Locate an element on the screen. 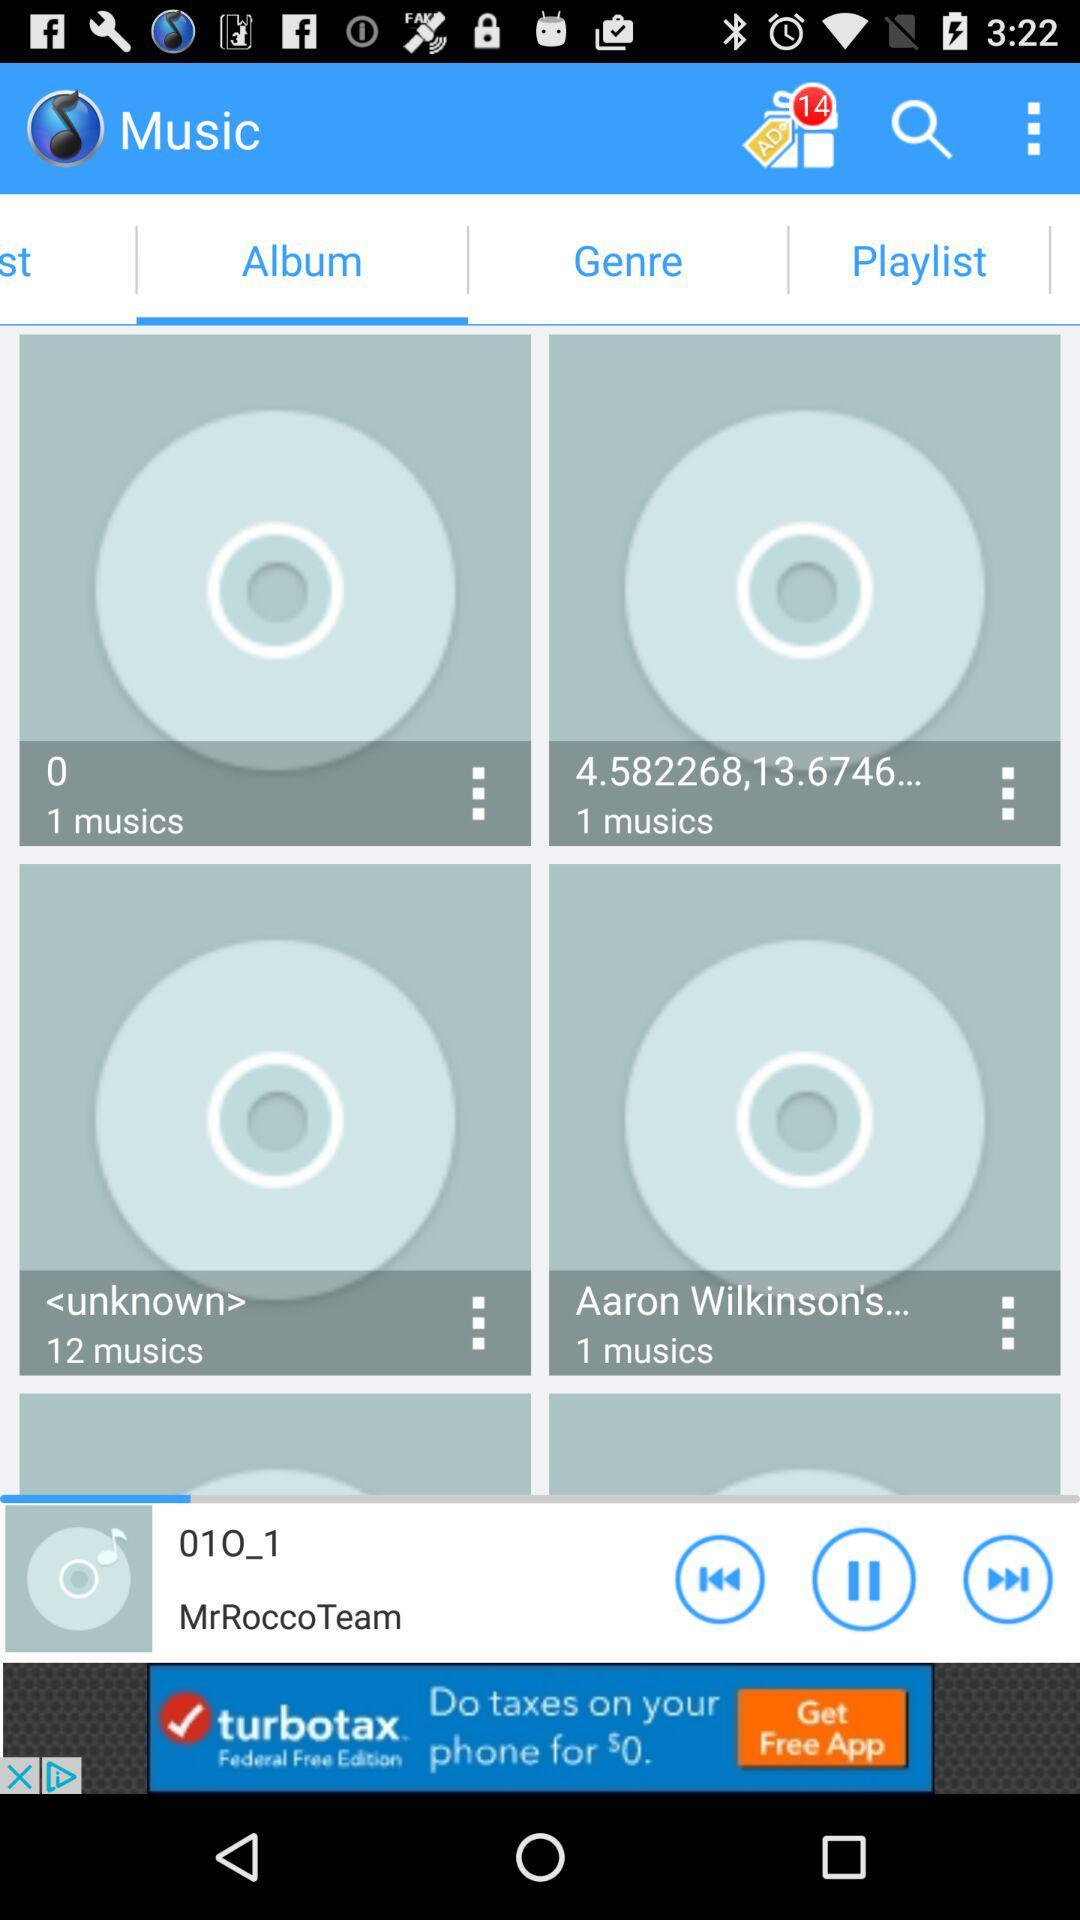 This screenshot has height=1920, width=1080. the search icon is located at coordinates (922, 136).